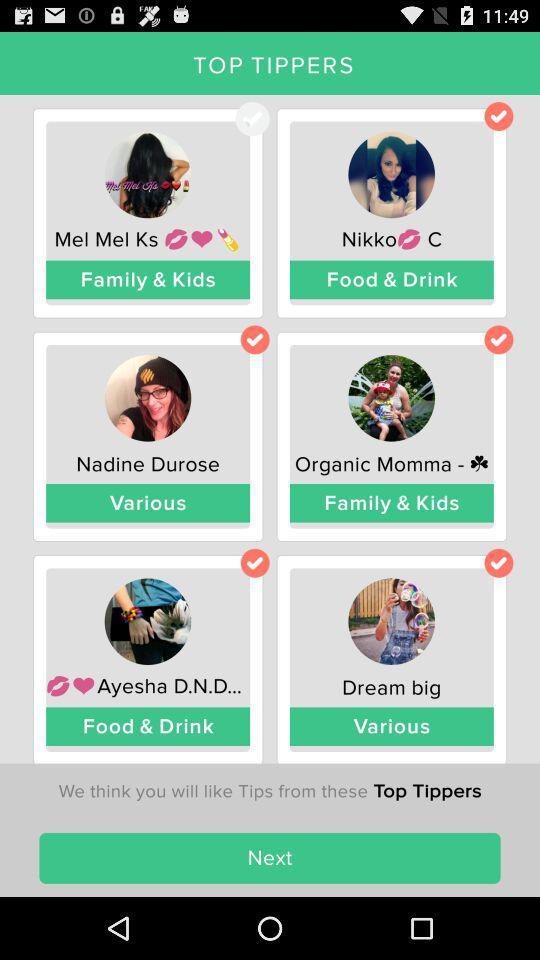 The height and width of the screenshot is (960, 540). I want to click on the next, so click(270, 857).